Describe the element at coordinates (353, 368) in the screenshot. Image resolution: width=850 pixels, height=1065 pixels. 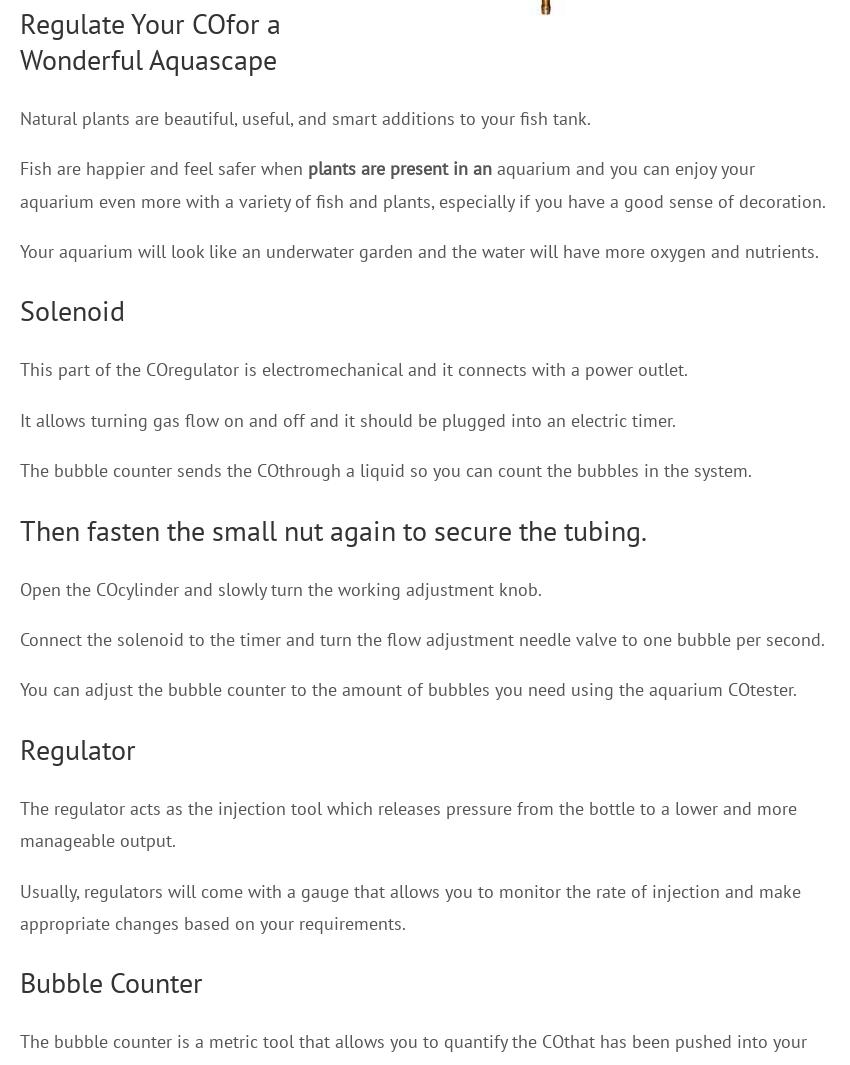
I see `'This part of the COregulator is electromechanical and it connects with a power outlet.'` at that location.